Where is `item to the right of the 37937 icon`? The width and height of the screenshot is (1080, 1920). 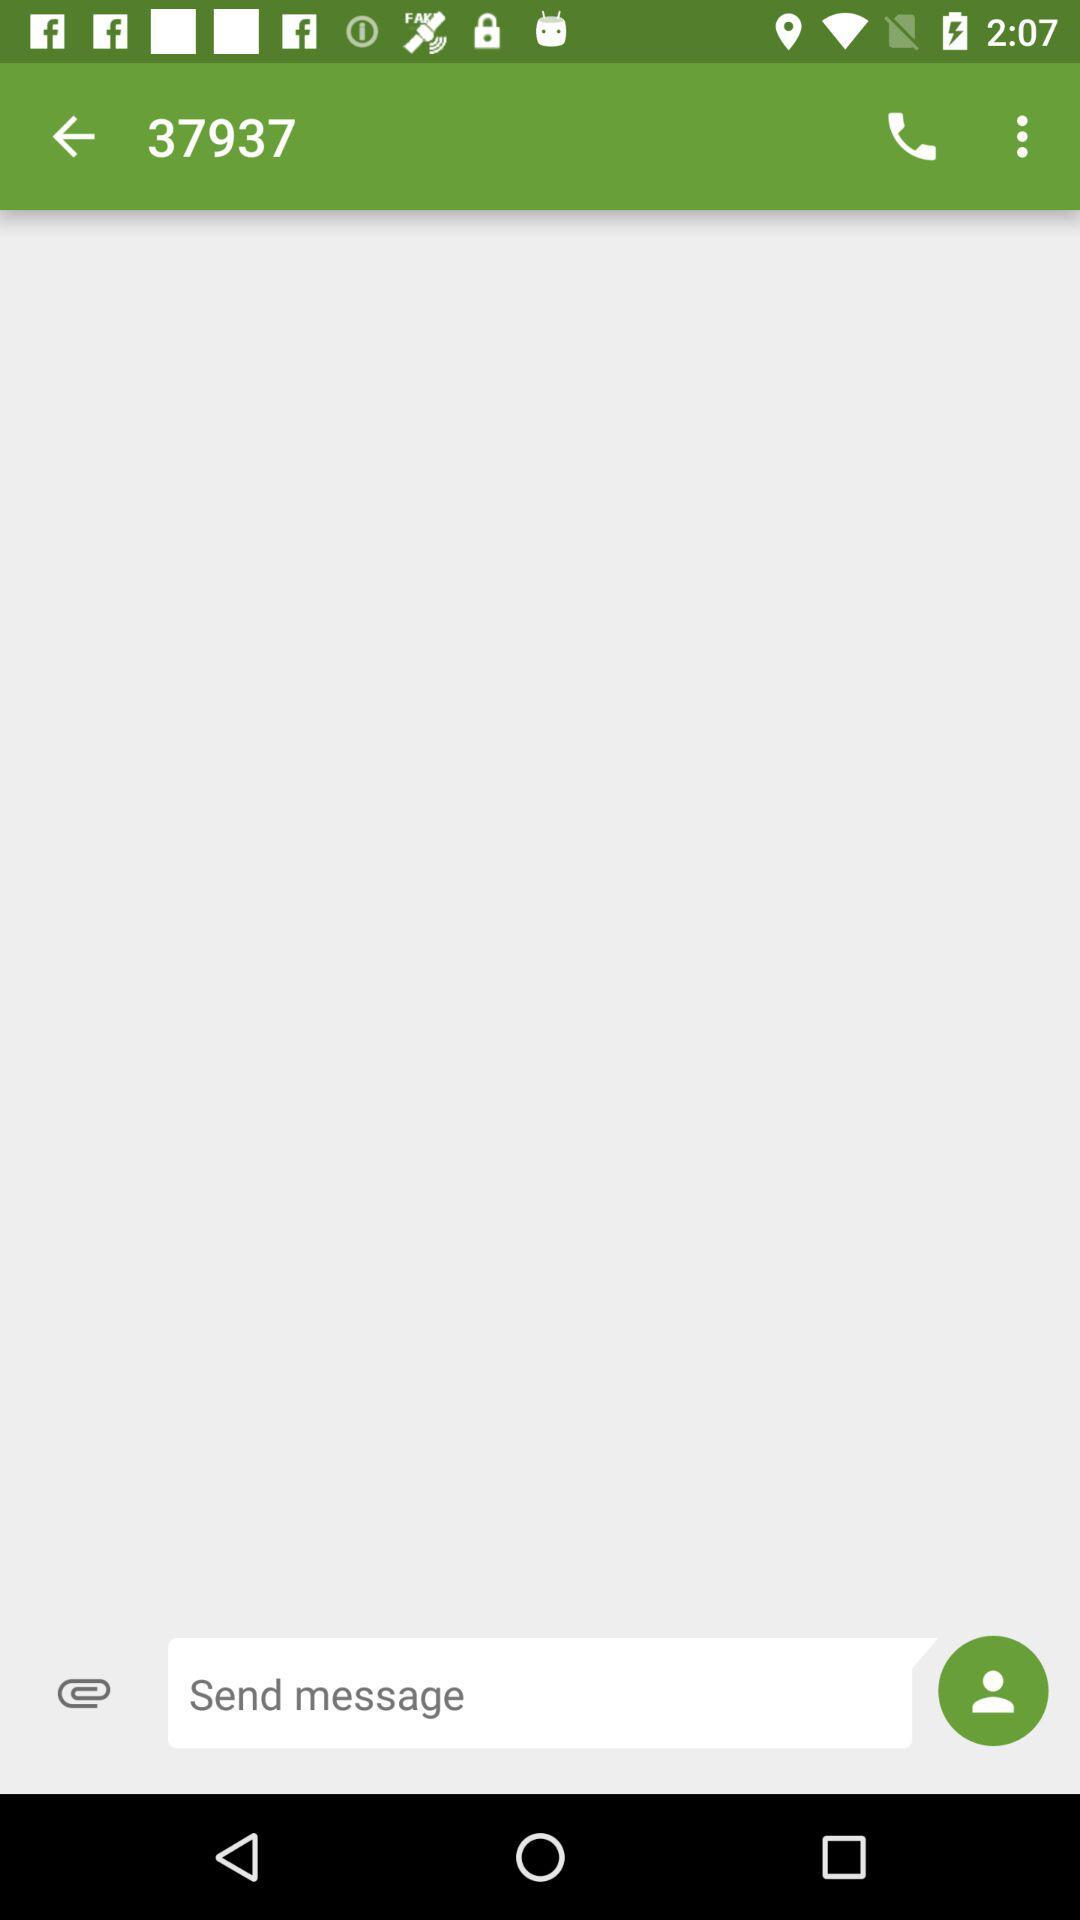 item to the right of the 37937 icon is located at coordinates (911, 135).